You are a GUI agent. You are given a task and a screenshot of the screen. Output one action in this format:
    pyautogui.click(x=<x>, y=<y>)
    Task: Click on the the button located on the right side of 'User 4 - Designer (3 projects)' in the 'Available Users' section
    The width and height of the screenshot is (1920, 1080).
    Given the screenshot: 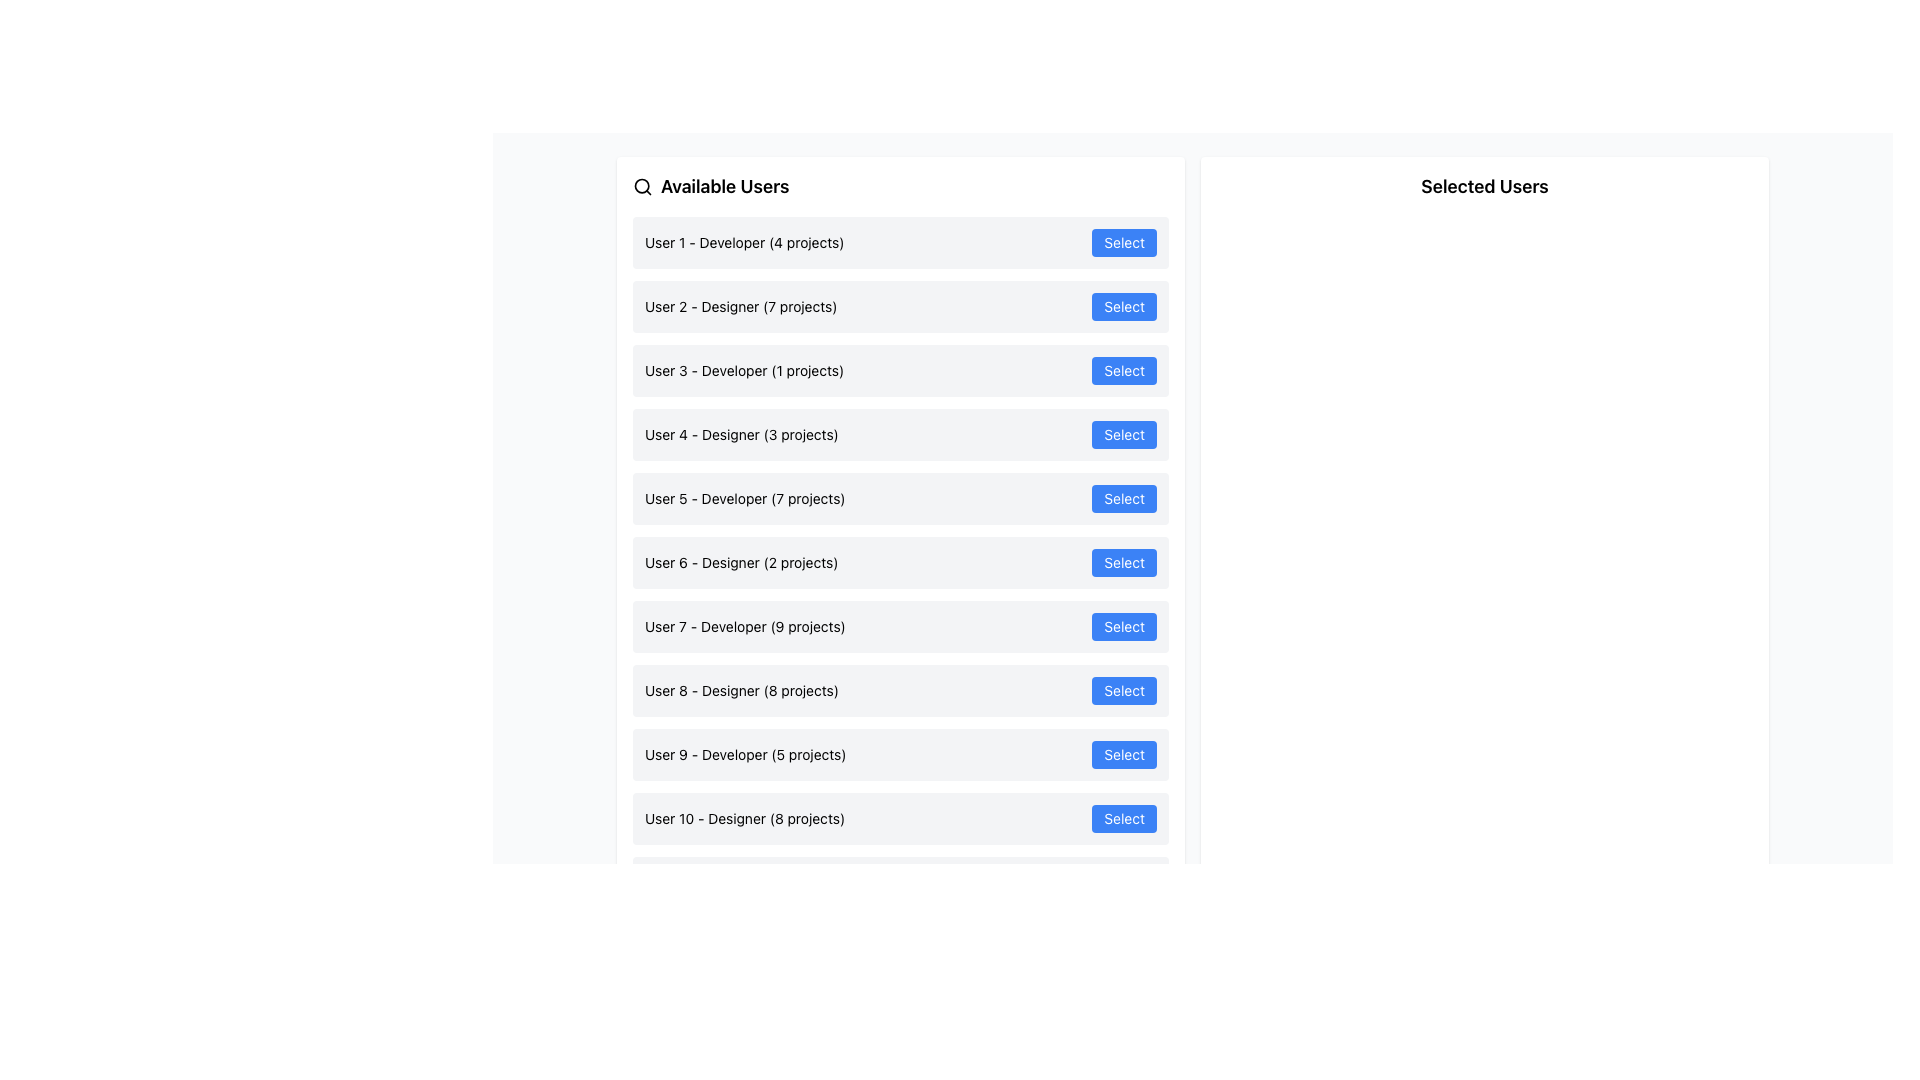 What is the action you would take?
    pyautogui.click(x=1124, y=434)
    